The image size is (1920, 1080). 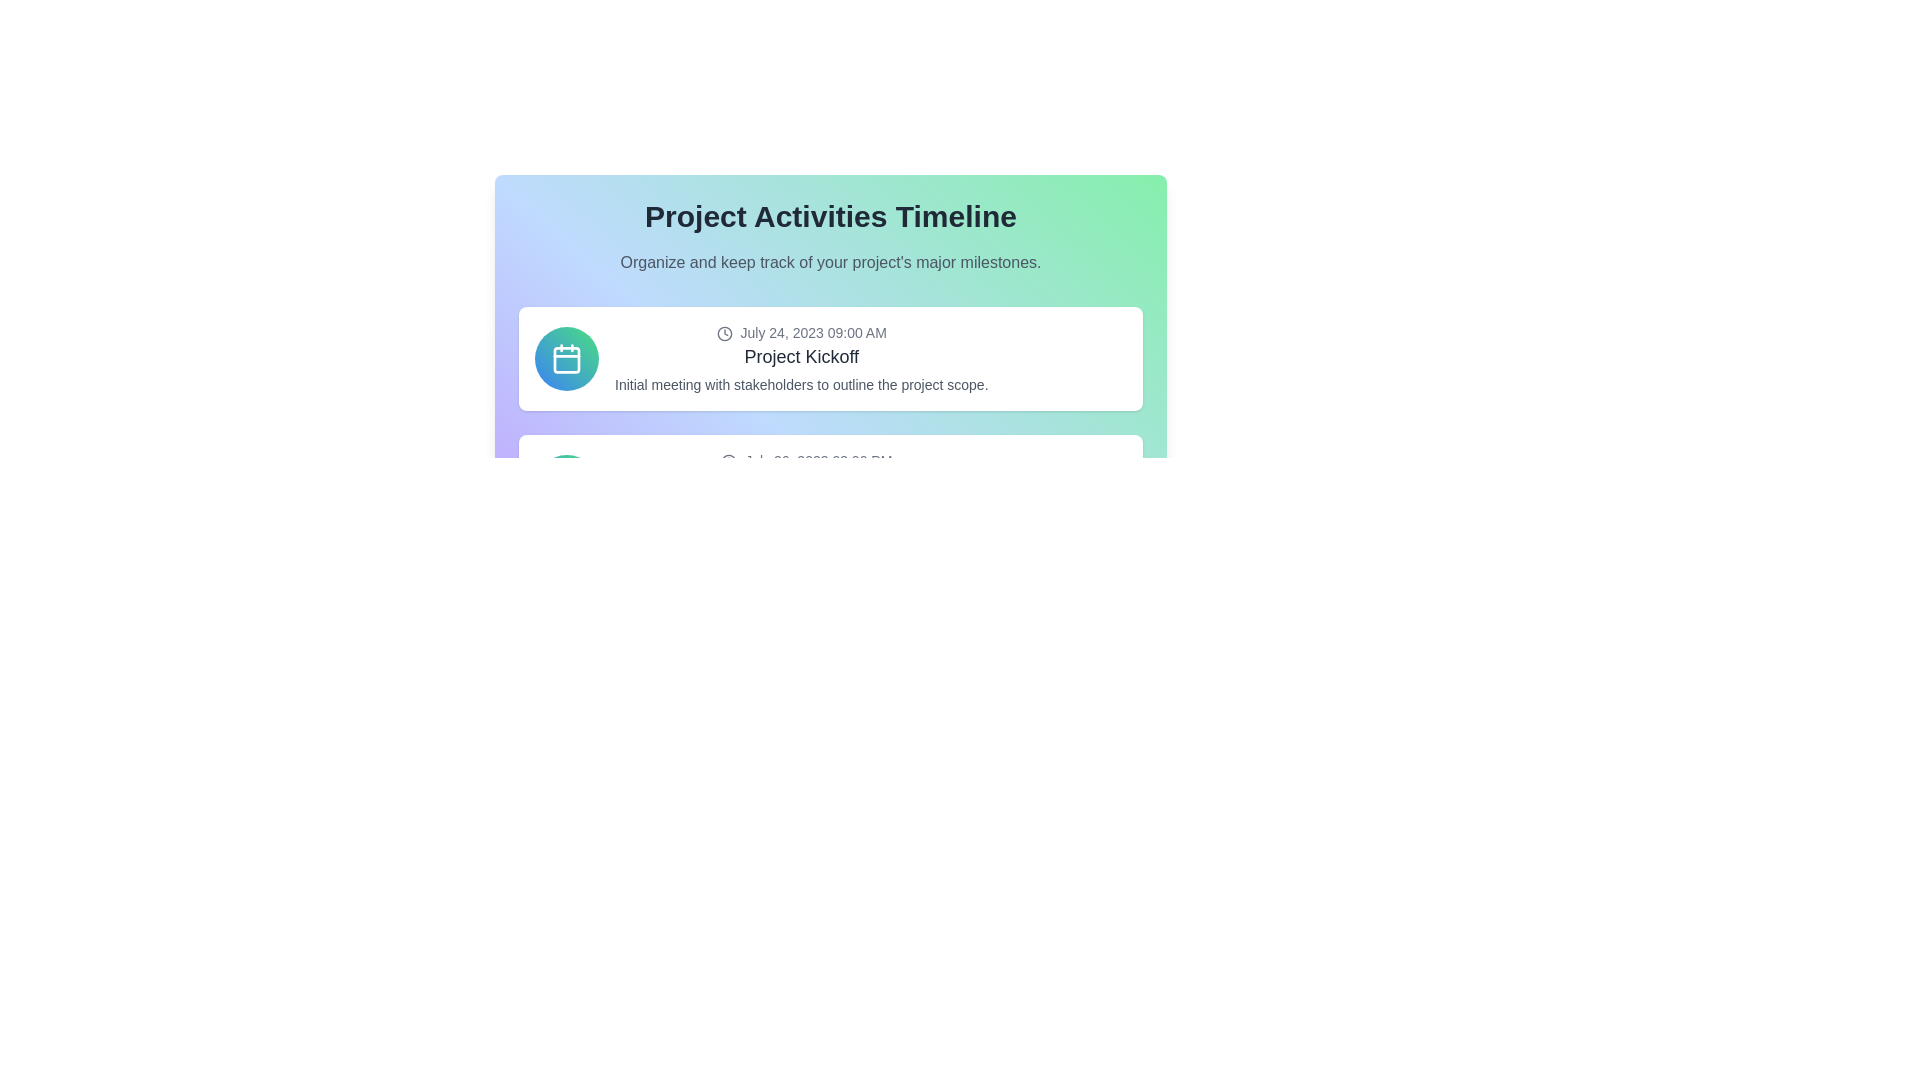 I want to click on the text element reading 'Initial meeting with stakeholders to outline the project scope.' which is styled in a small, light gray font and located below the bold text 'Project Kickoff', so click(x=801, y=385).